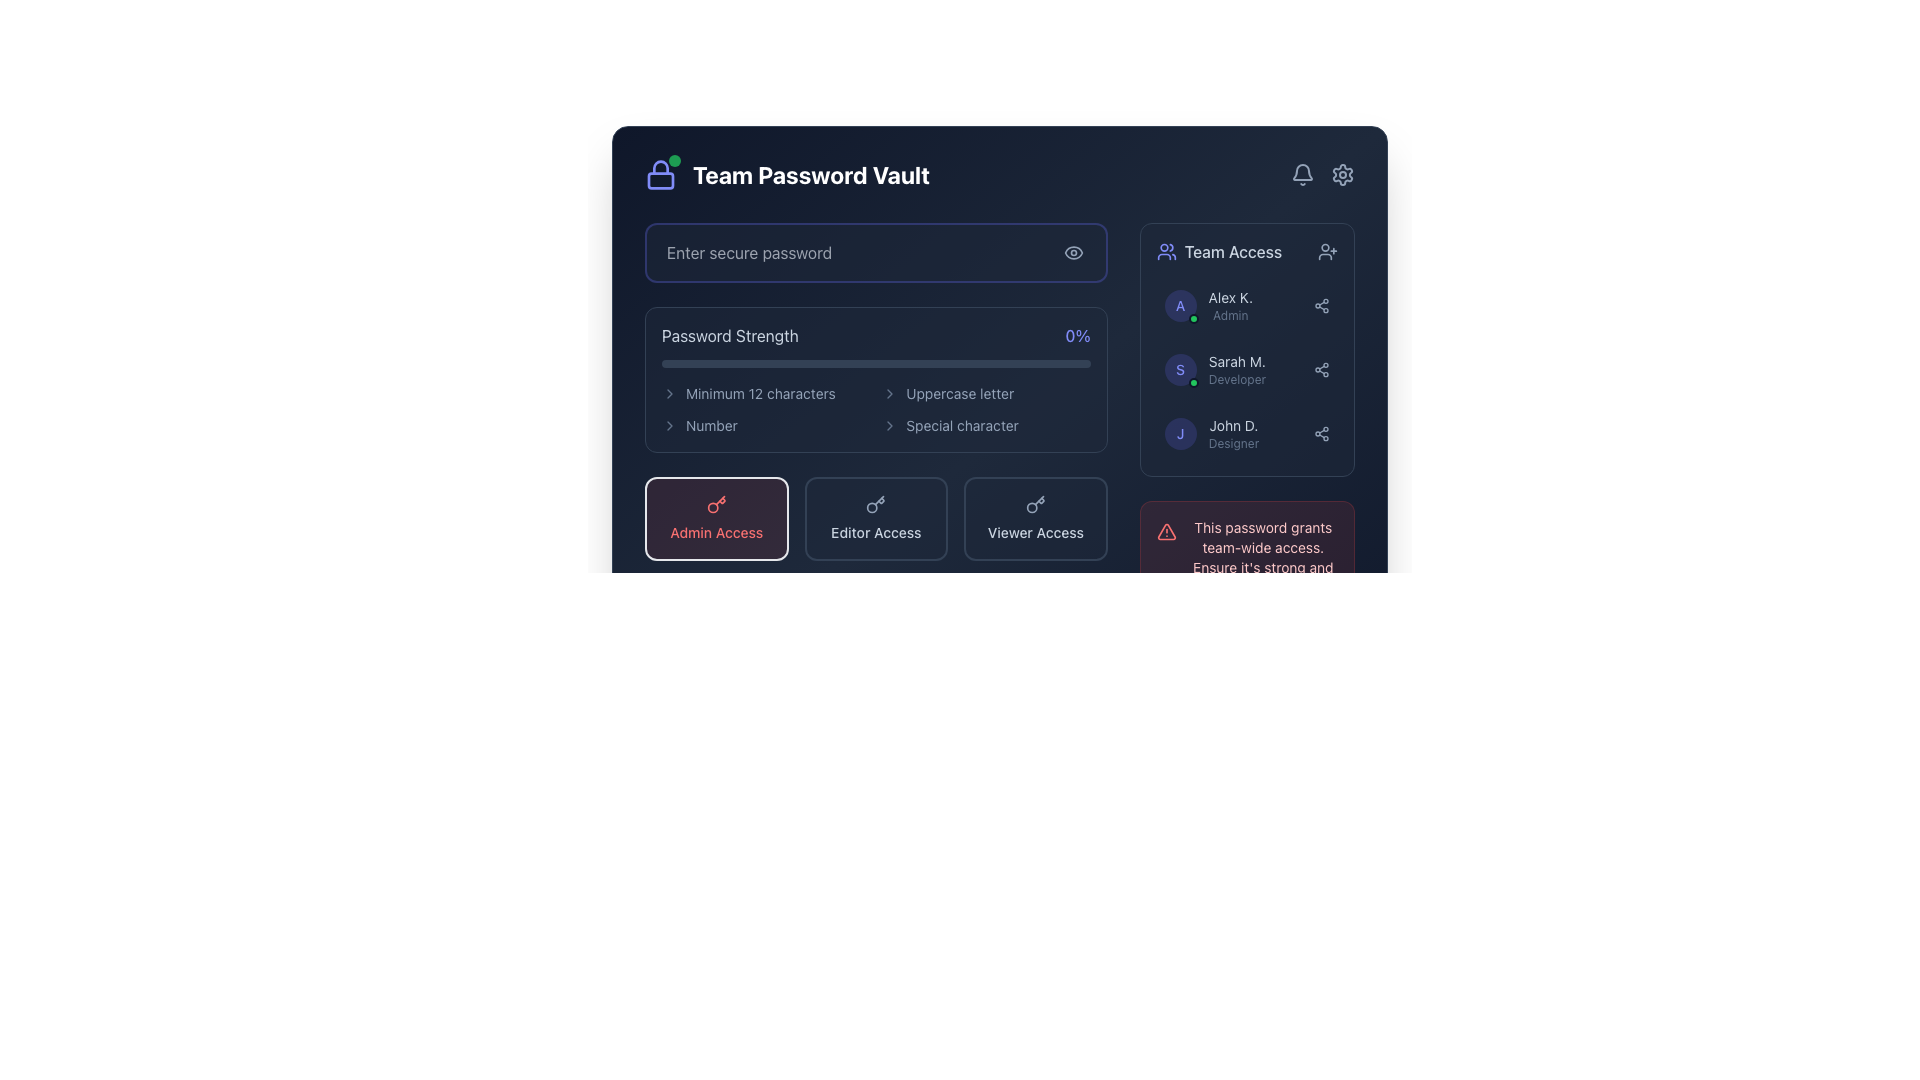 The width and height of the screenshot is (1920, 1080). Describe the element at coordinates (1328, 250) in the screenshot. I see `the clickable icon button located to the far right of the 'Team Access' header area to change its color` at that location.